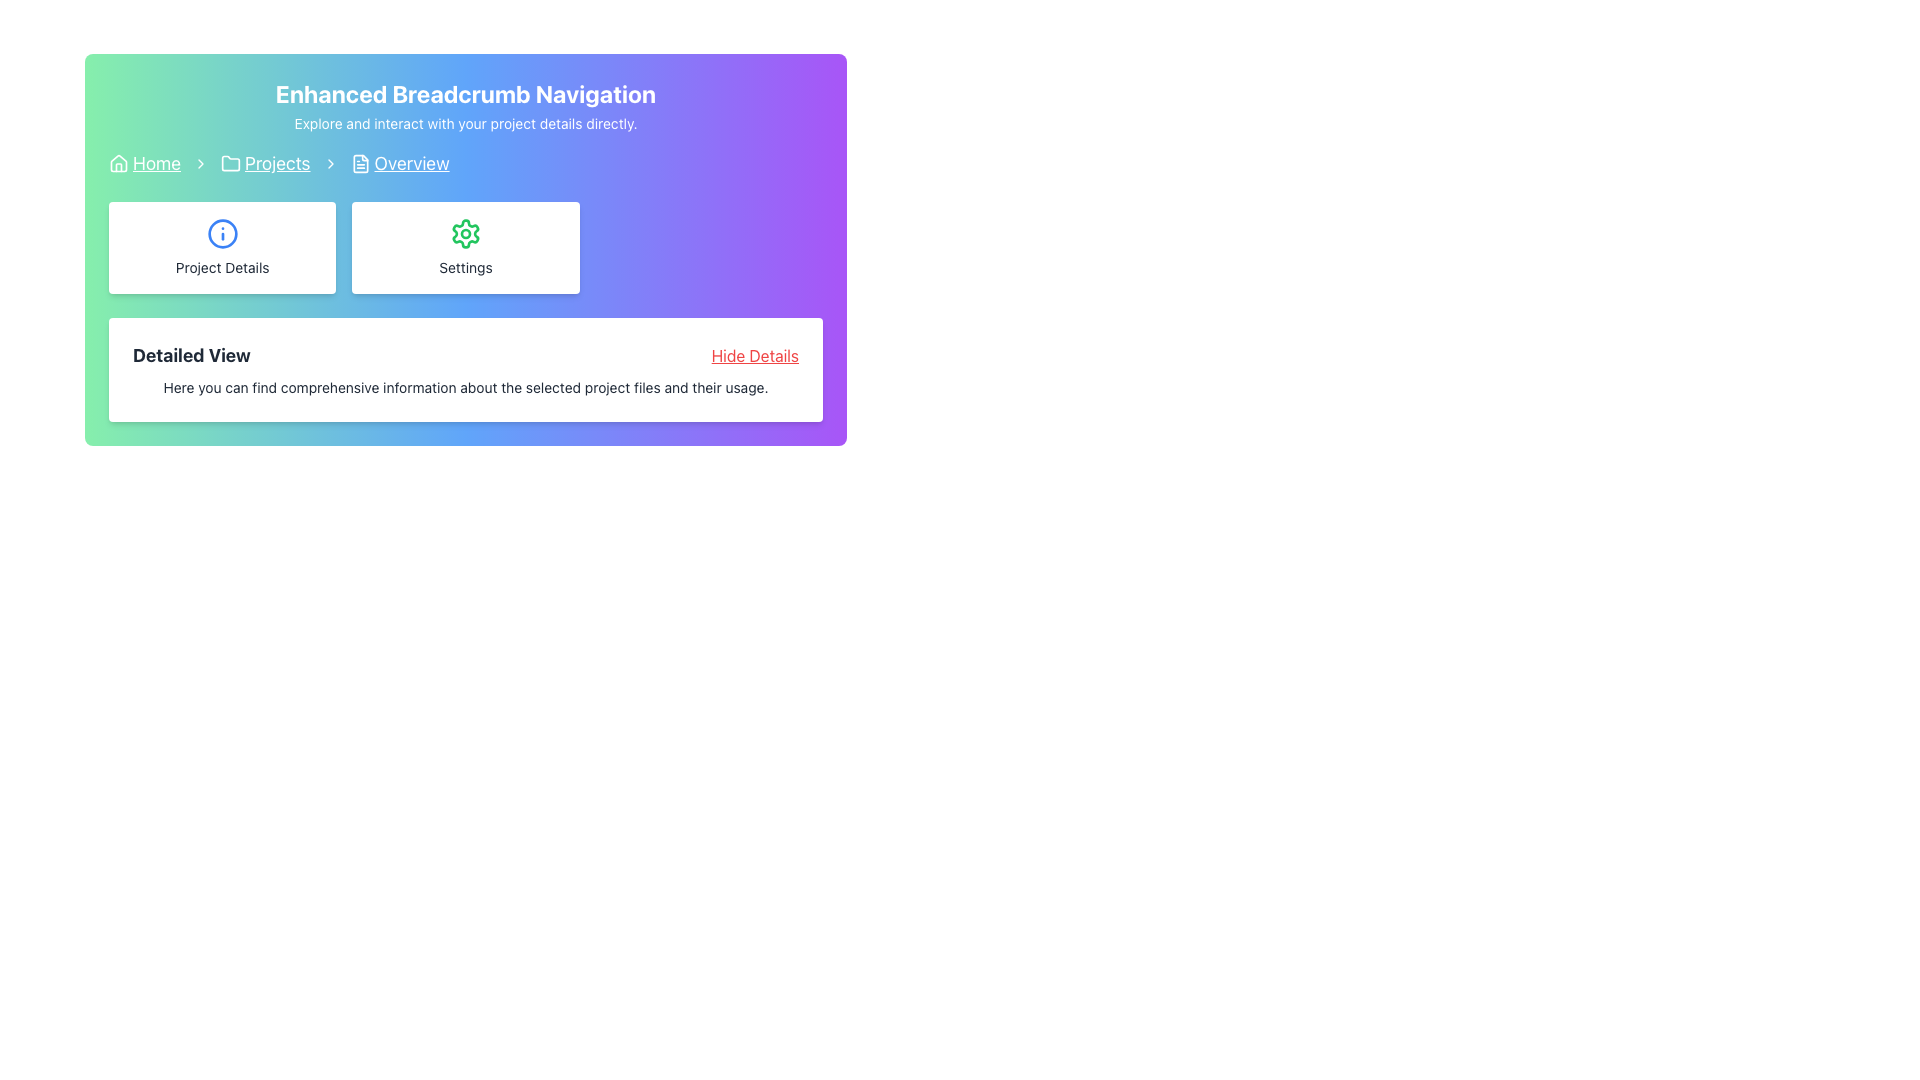 The width and height of the screenshot is (1920, 1080). I want to click on the informational icon above the 'Project Details' label, which provides additional details about the project, so click(222, 233).